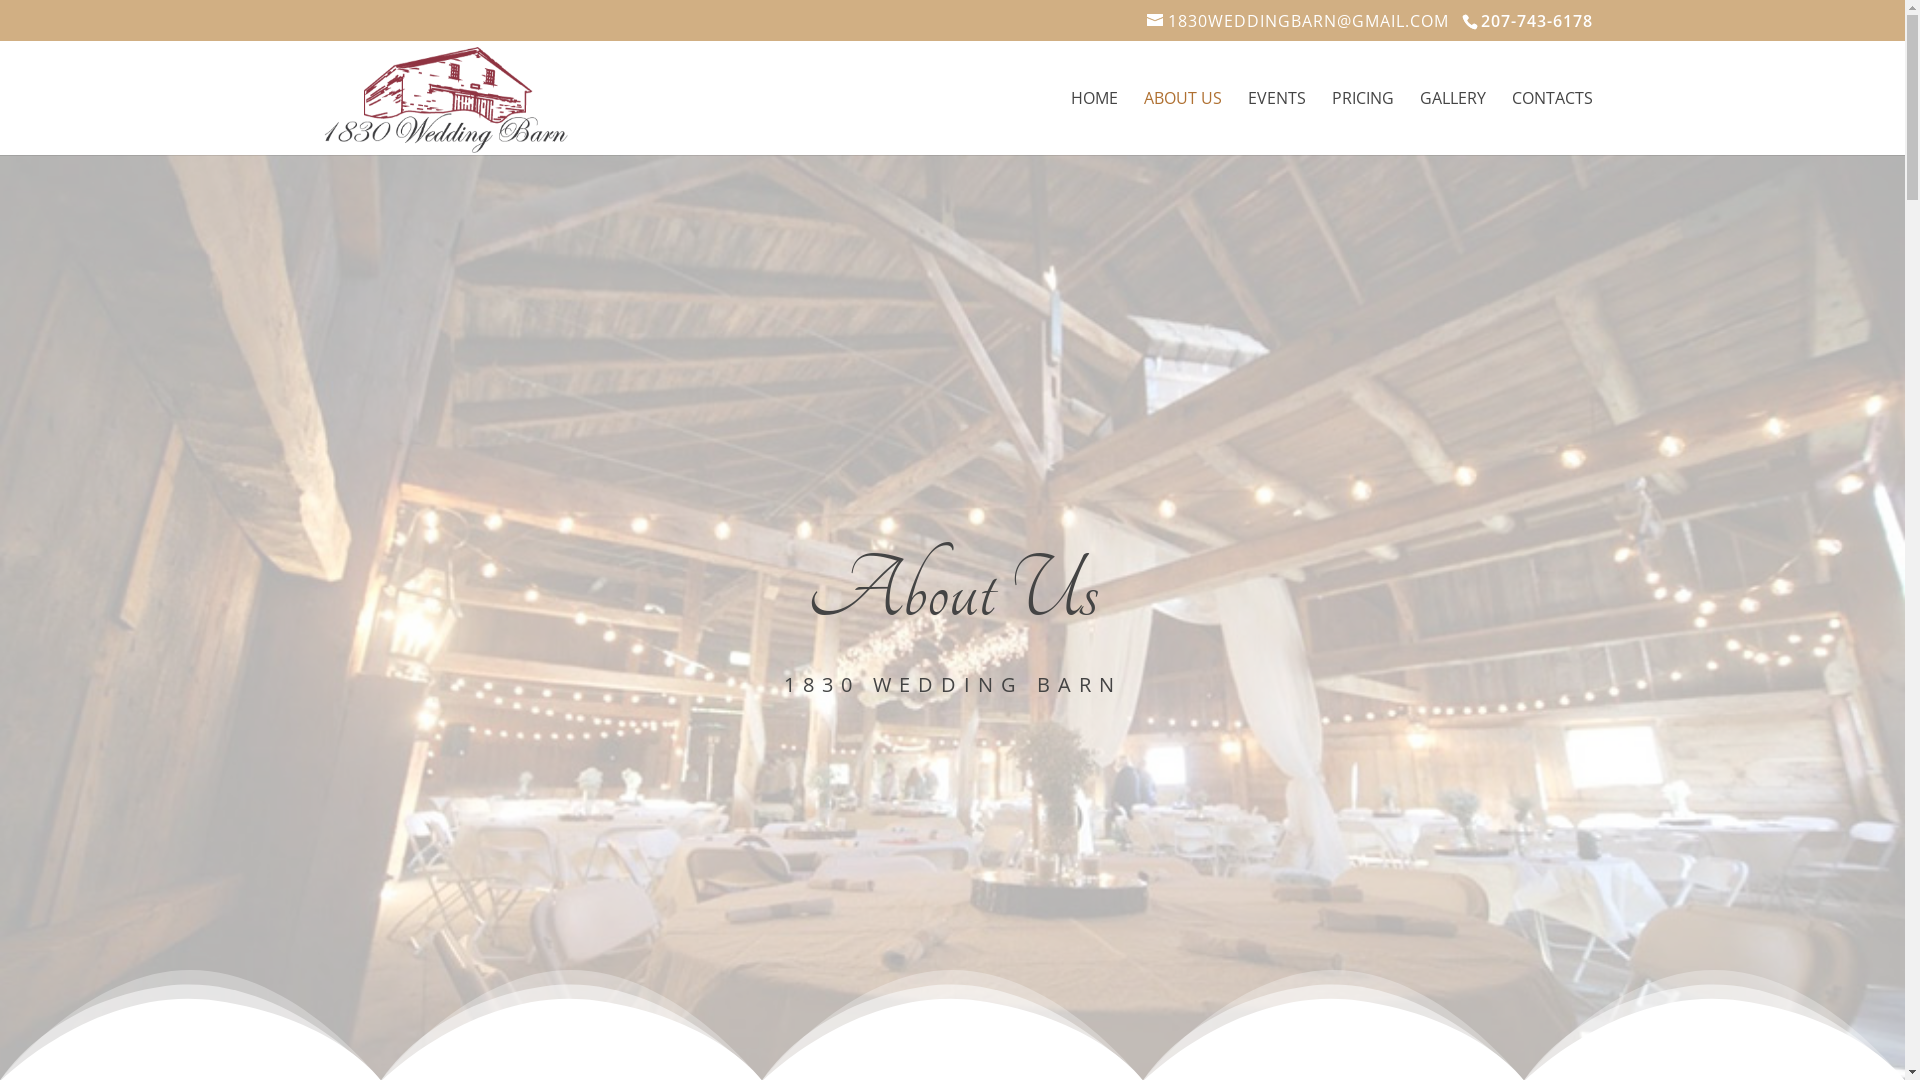 This screenshot has width=1920, height=1080. Describe the element at coordinates (1551, 123) in the screenshot. I see `'CONTACTS'` at that location.